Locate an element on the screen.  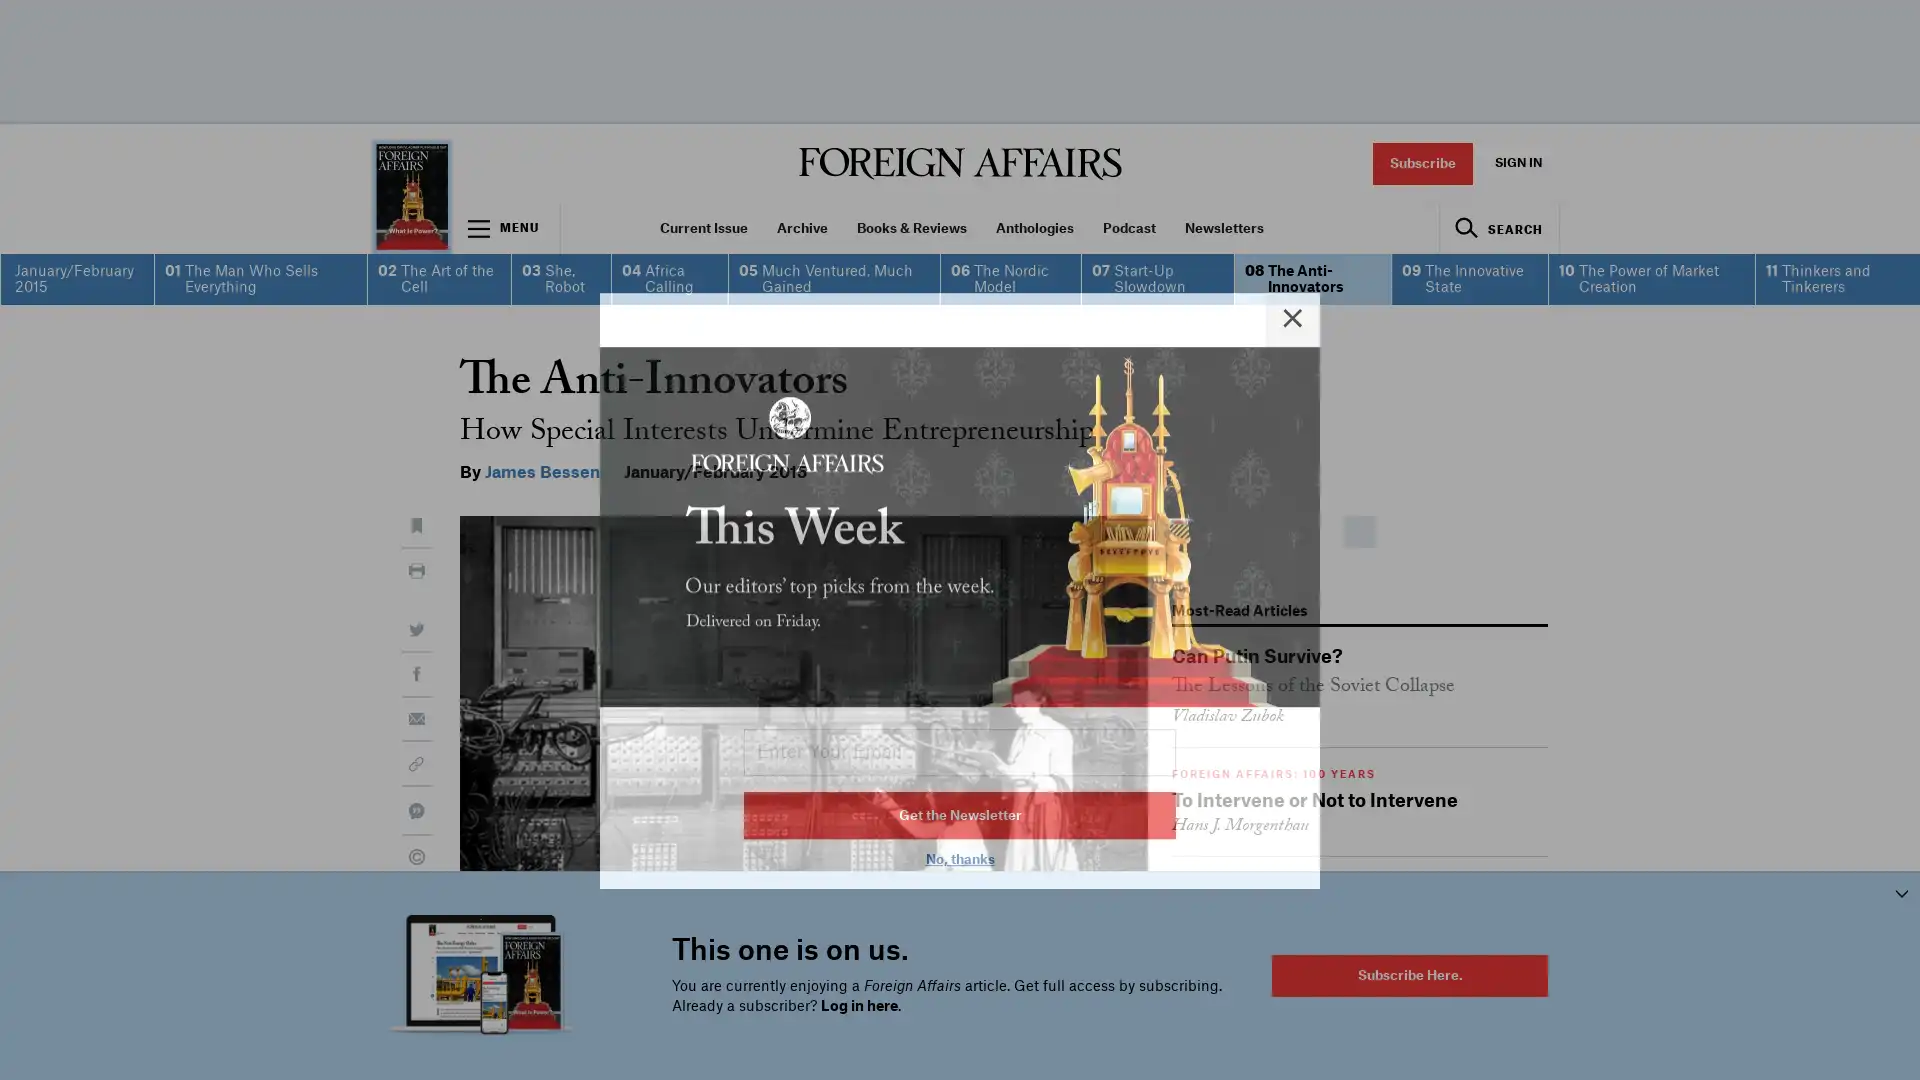
Close dialog is located at coordinates (1292, 267).